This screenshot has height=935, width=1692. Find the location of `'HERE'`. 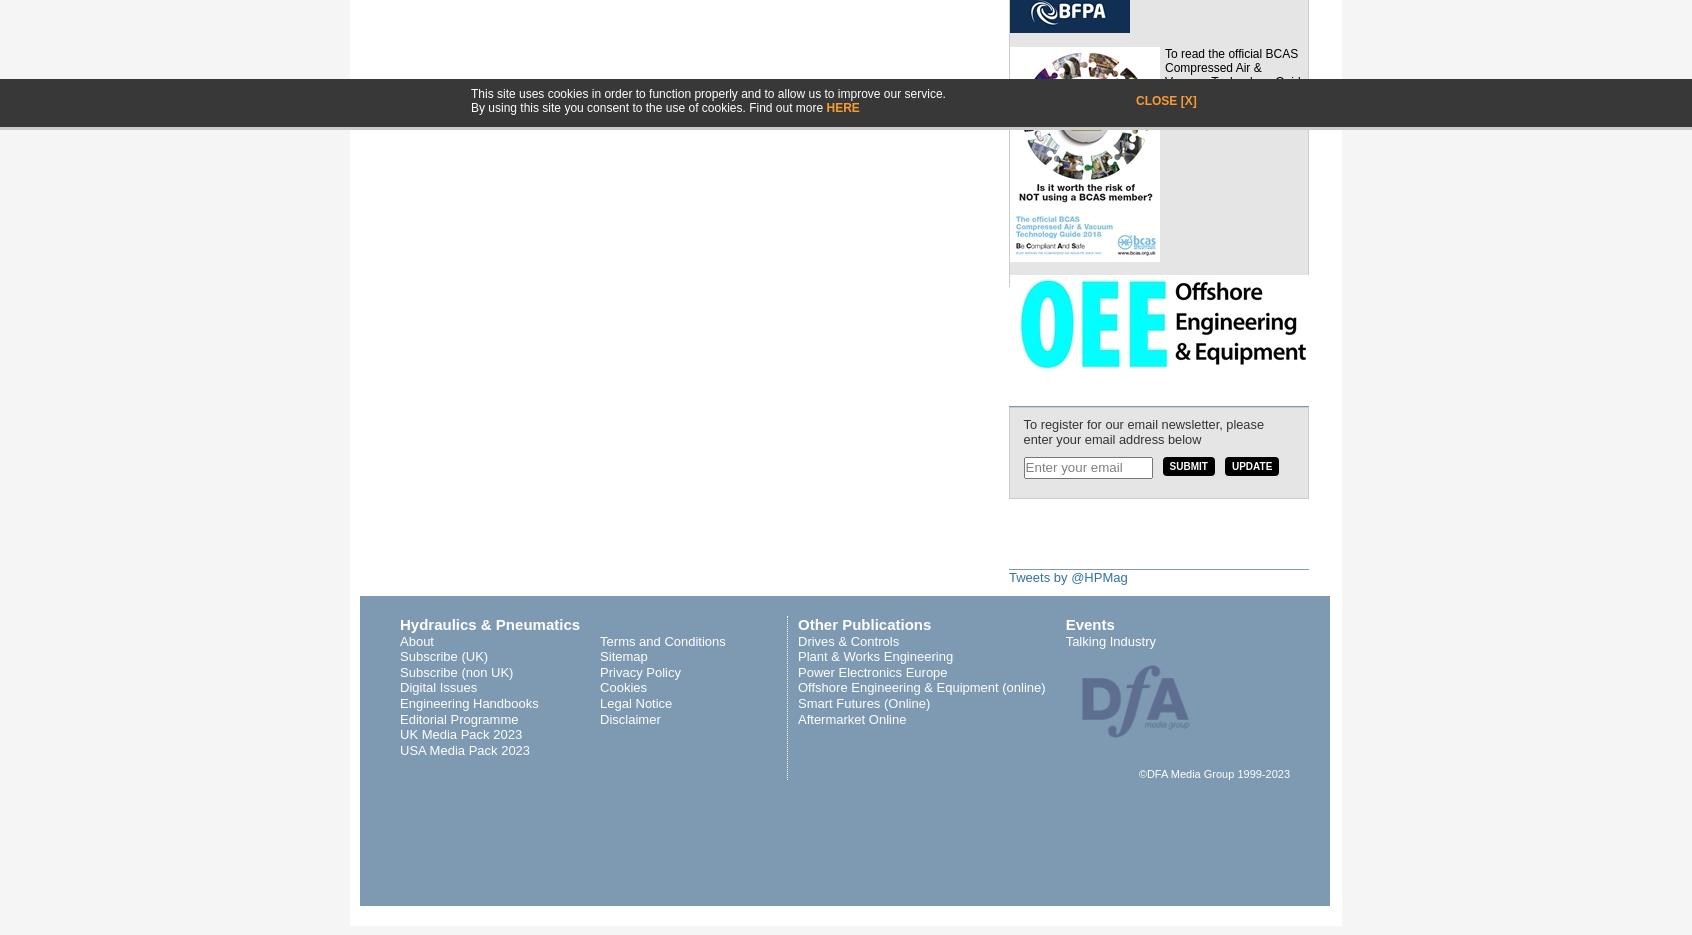

'HERE' is located at coordinates (842, 106).